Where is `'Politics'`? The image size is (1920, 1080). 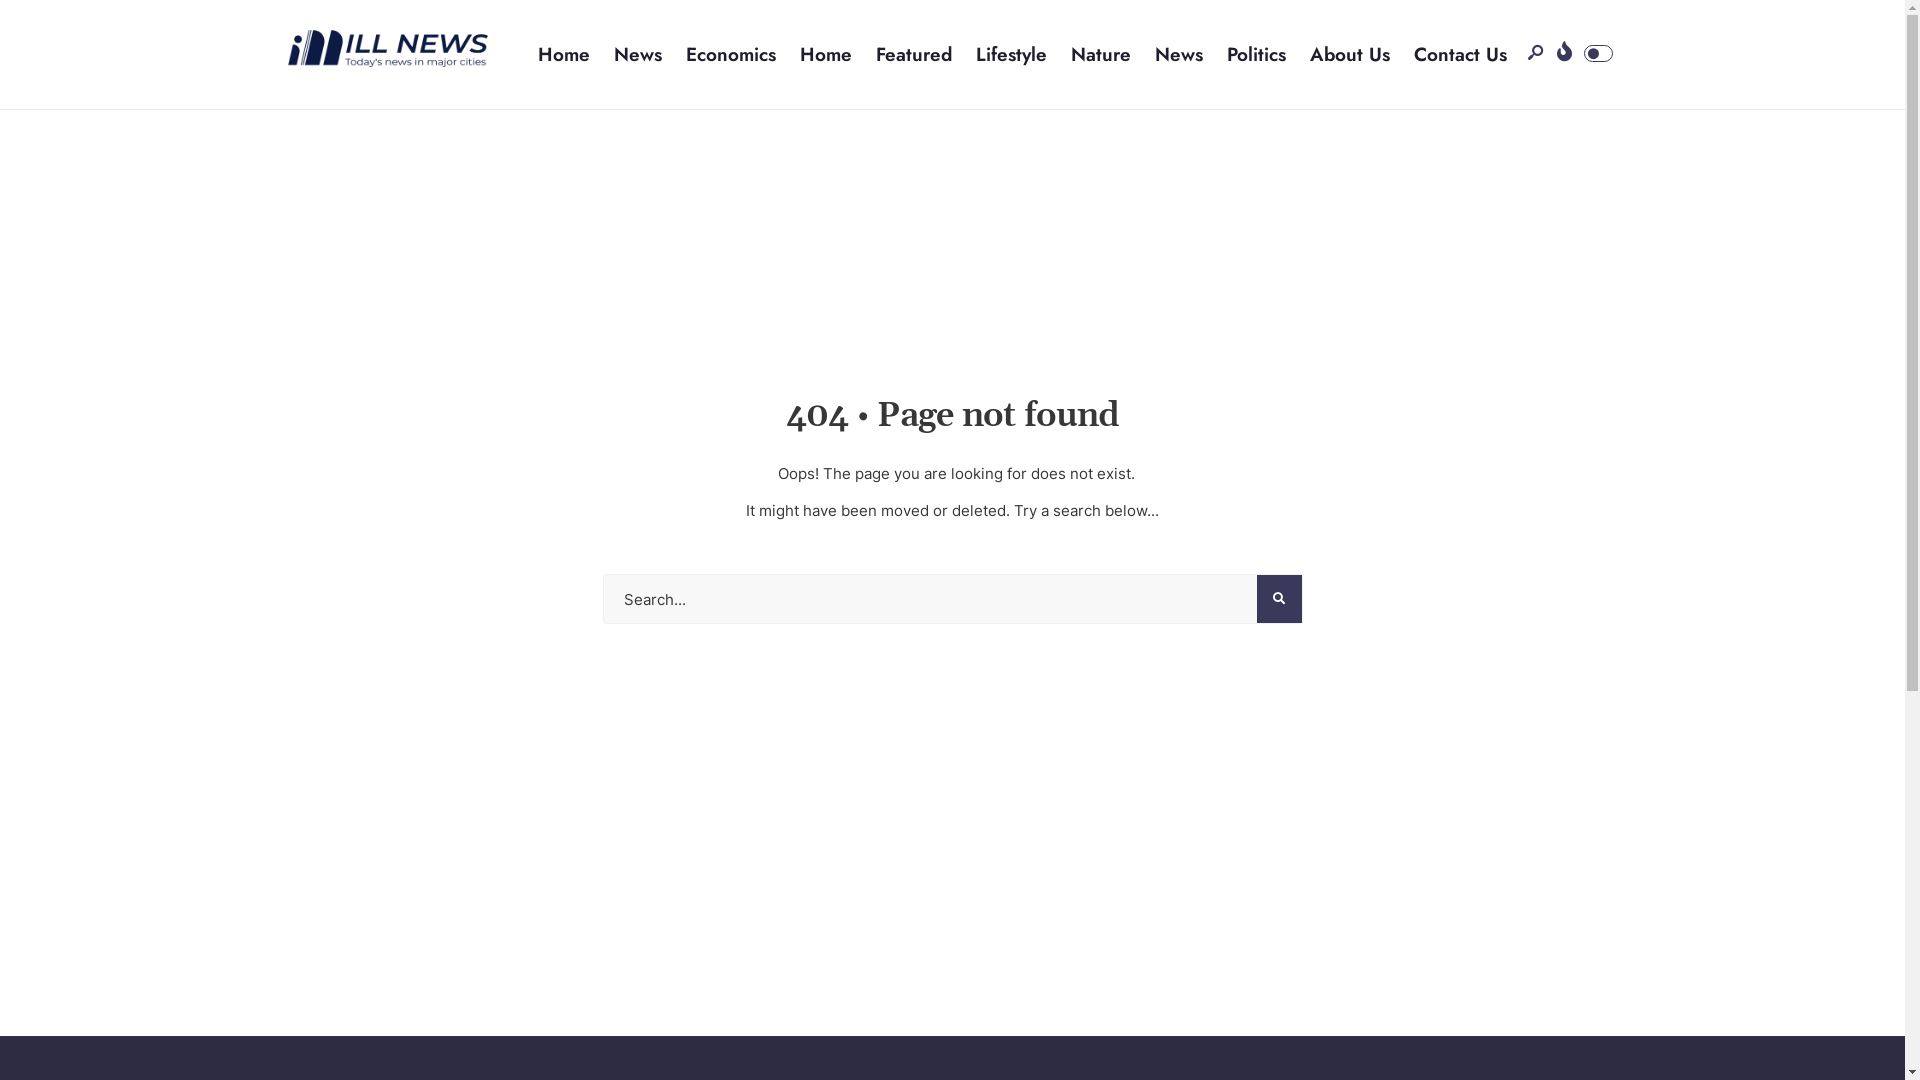
'Politics' is located at coordinates (1255, 53).